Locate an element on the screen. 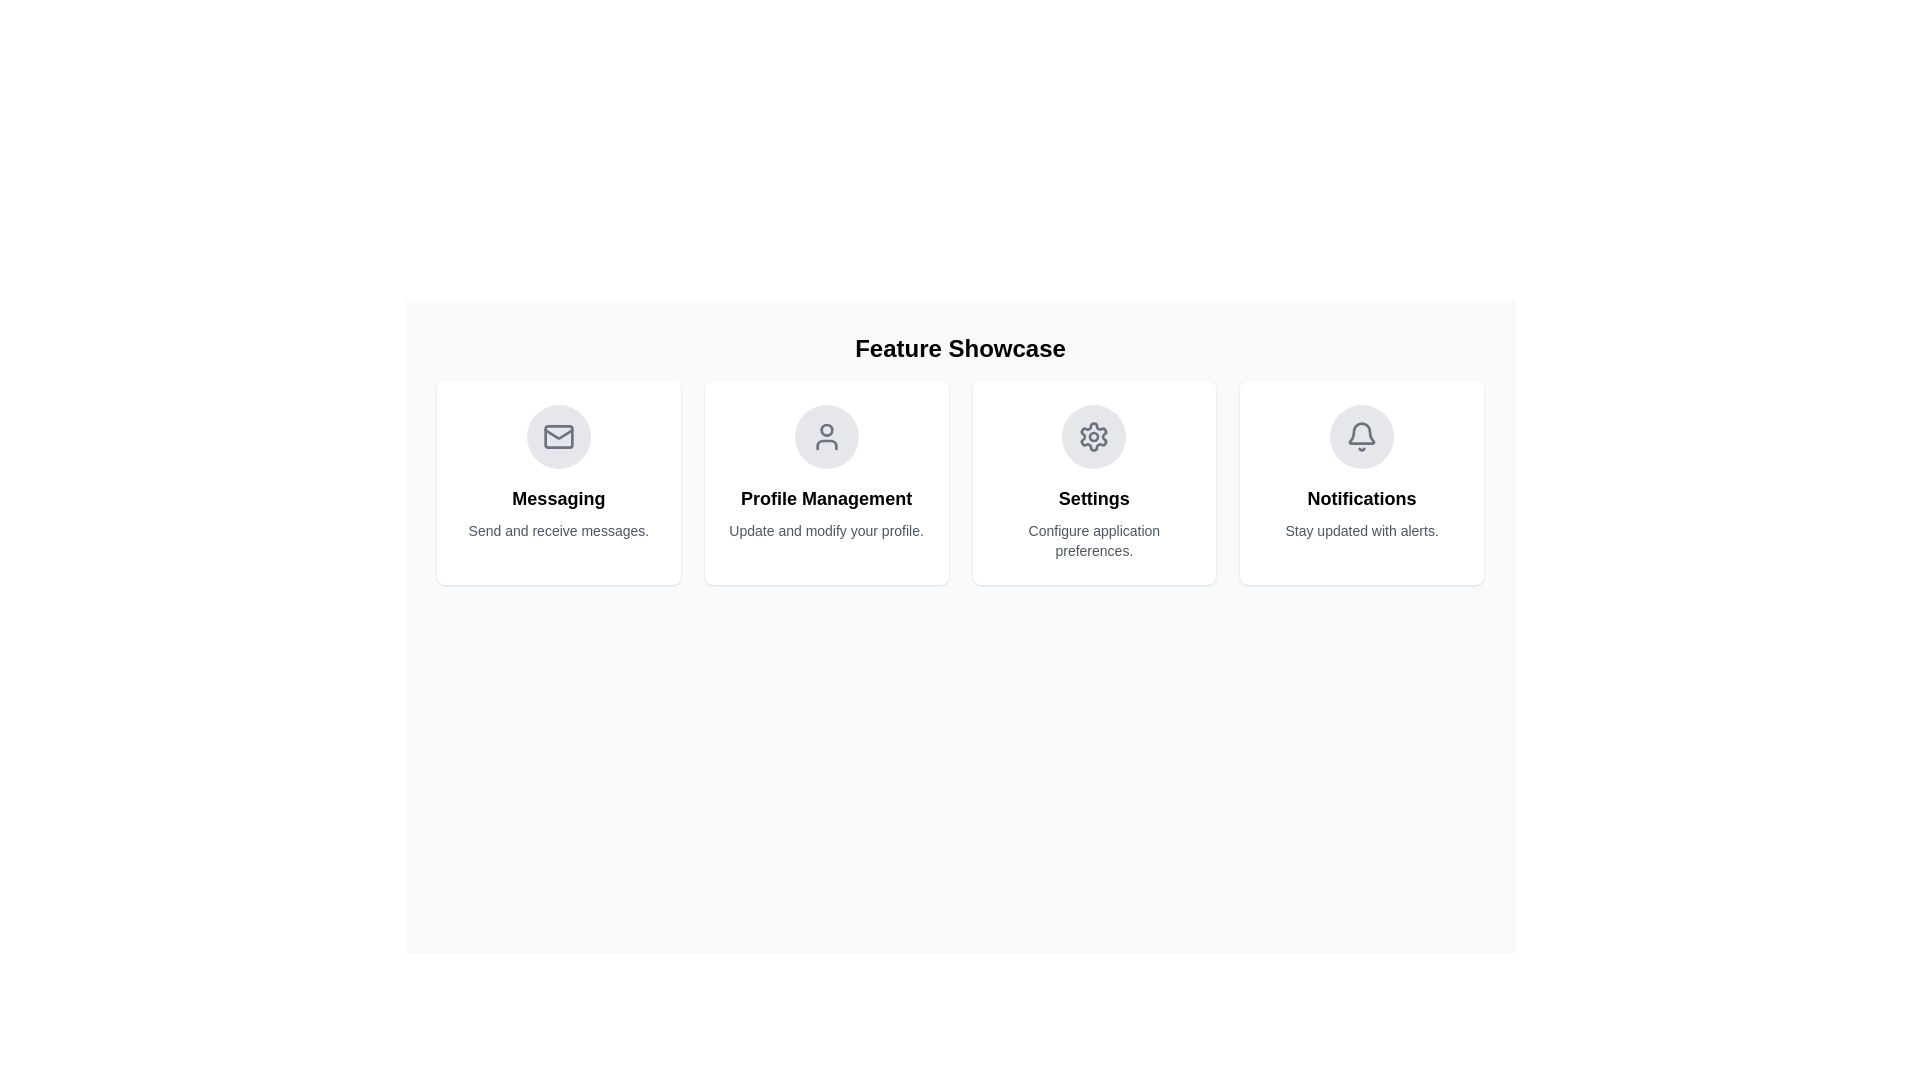 This screenshot has height=1080, width=1920. the decorative icon representing messaging functionality located at the top of the card labeled 'Messaging', positioned above the text 'Messaging' and 'Send and receive messages' is located at coordinates (558, 435).